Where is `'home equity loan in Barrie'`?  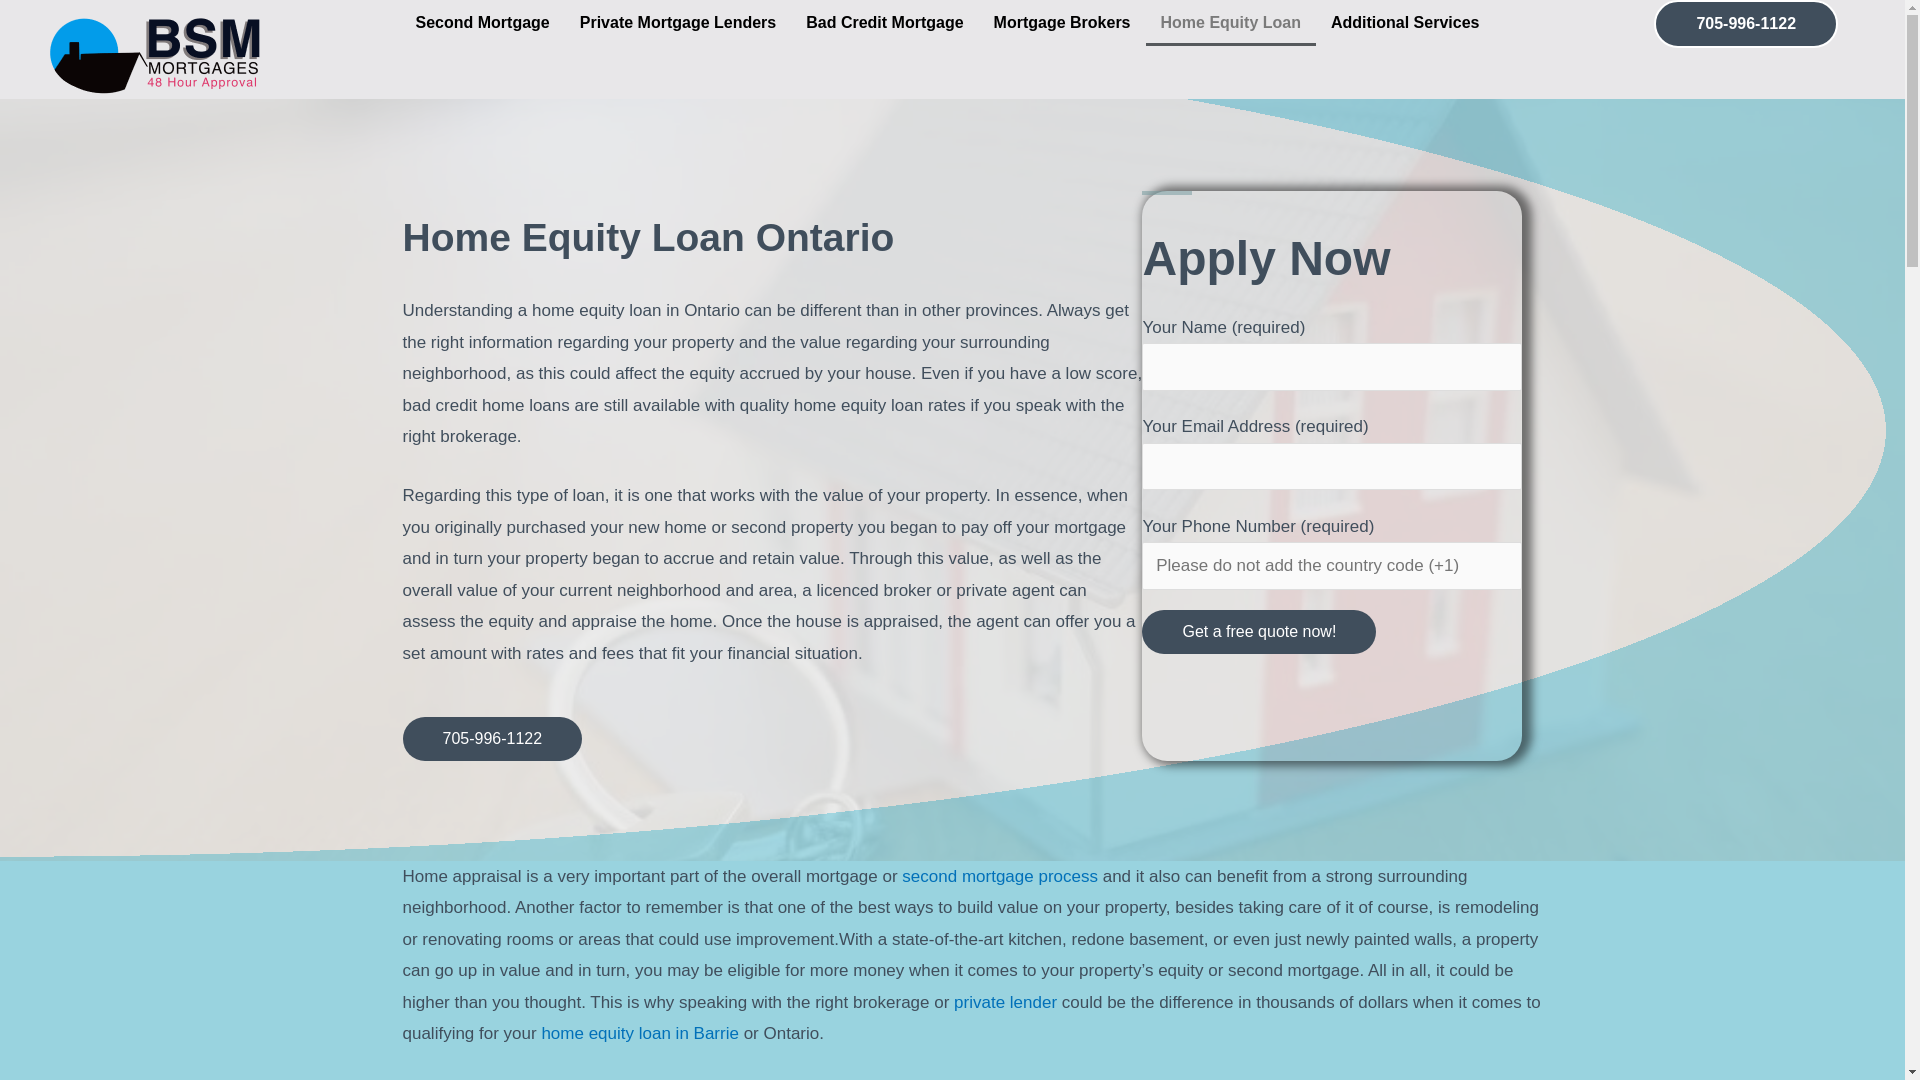
'home equity loan in Barrie' is located at coordinates (541, 1033).